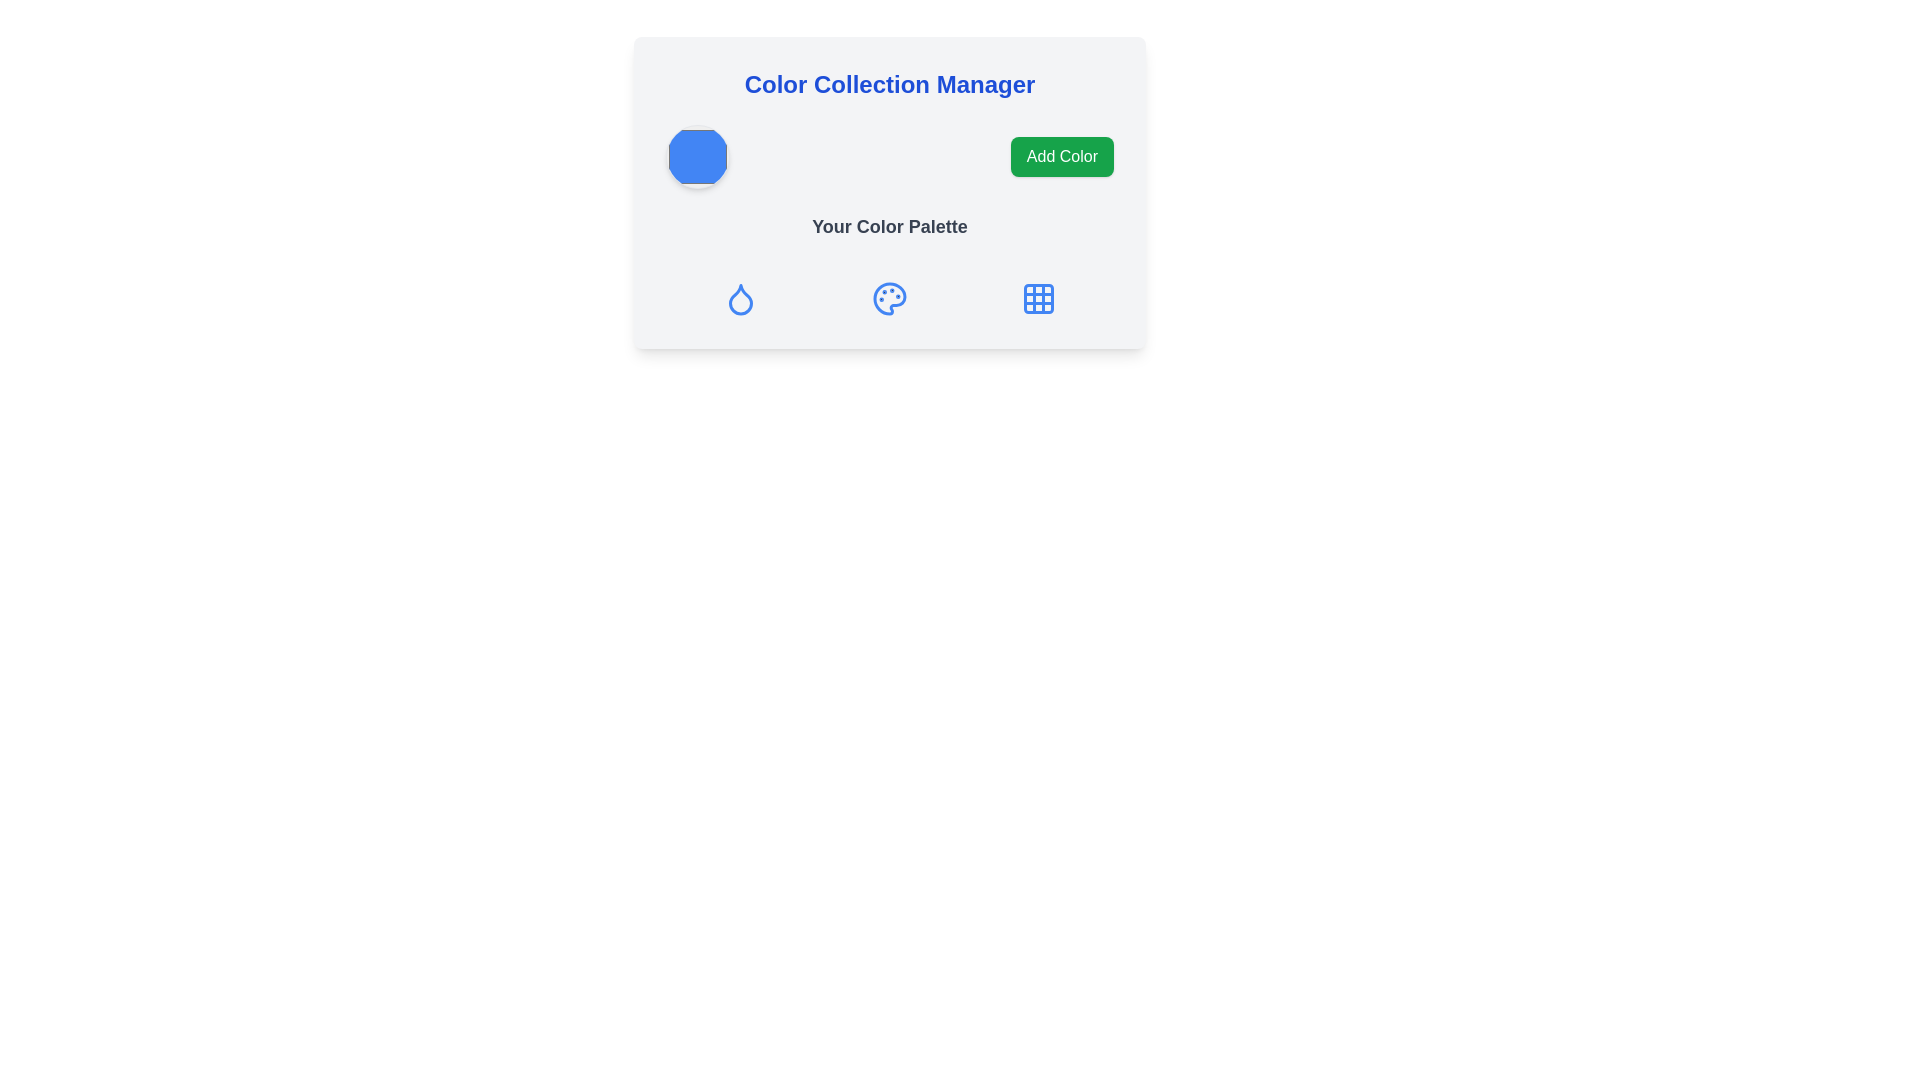  I want to click on the droplet-shaped blue icon with a stroke outline located in the bottom left section of 'Your Color Palette', which is the first icon among three horizontally aligned icons, so click(739, 299).